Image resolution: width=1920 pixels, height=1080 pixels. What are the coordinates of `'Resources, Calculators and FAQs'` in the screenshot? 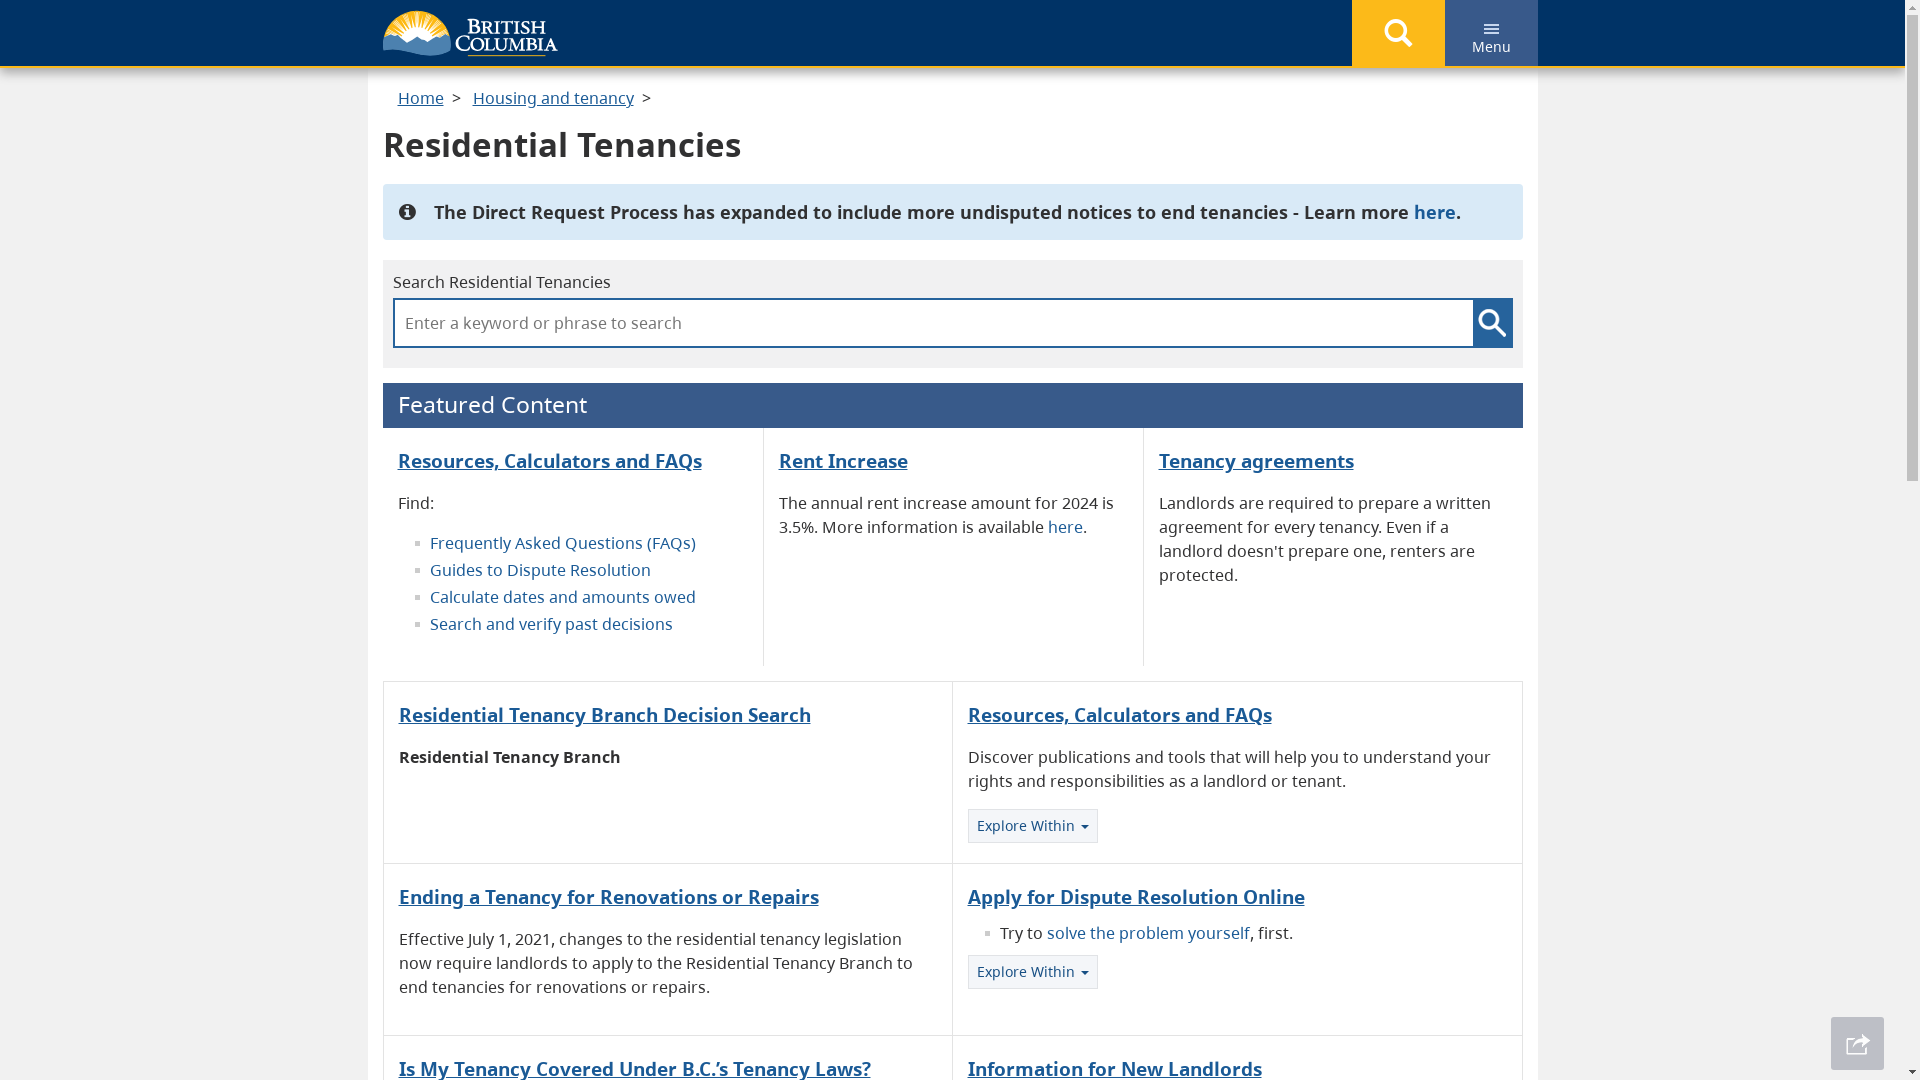 It's located at (1118, 713).